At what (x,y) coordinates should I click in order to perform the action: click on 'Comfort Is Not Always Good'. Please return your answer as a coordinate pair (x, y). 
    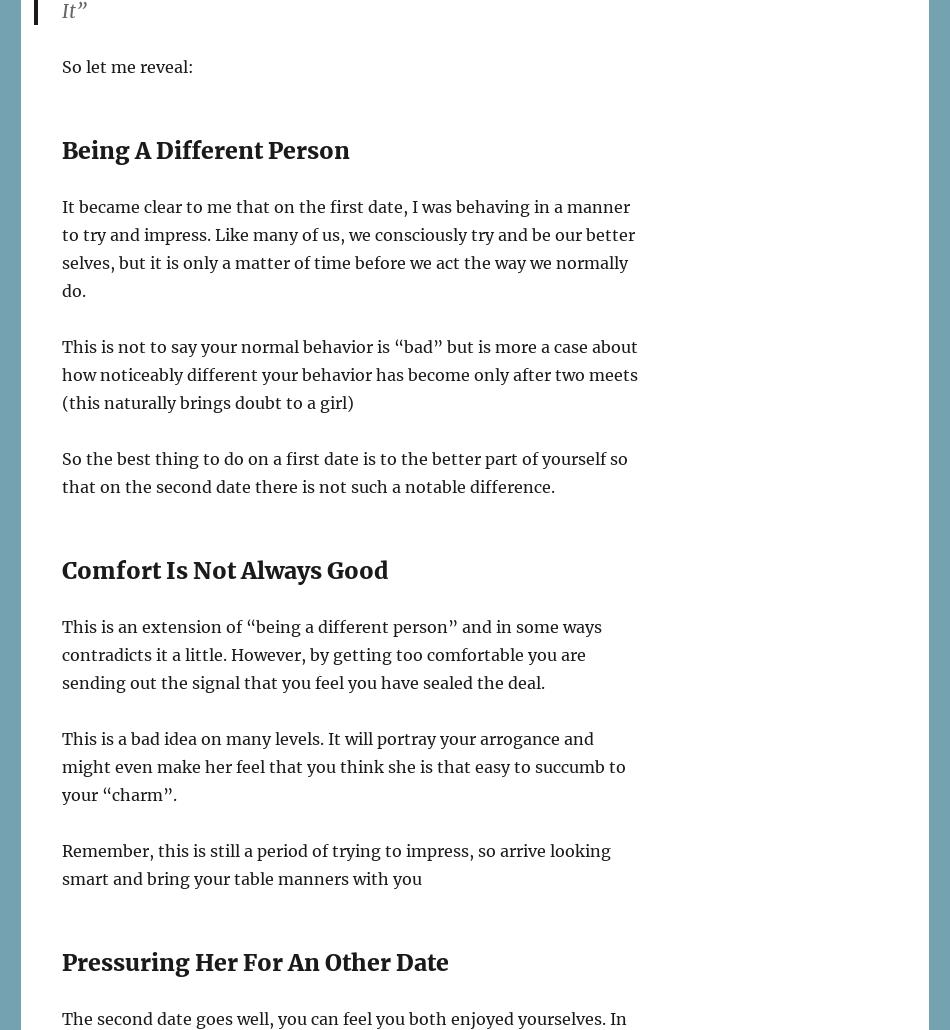
    Looking at the image, I should click on (224, 570).